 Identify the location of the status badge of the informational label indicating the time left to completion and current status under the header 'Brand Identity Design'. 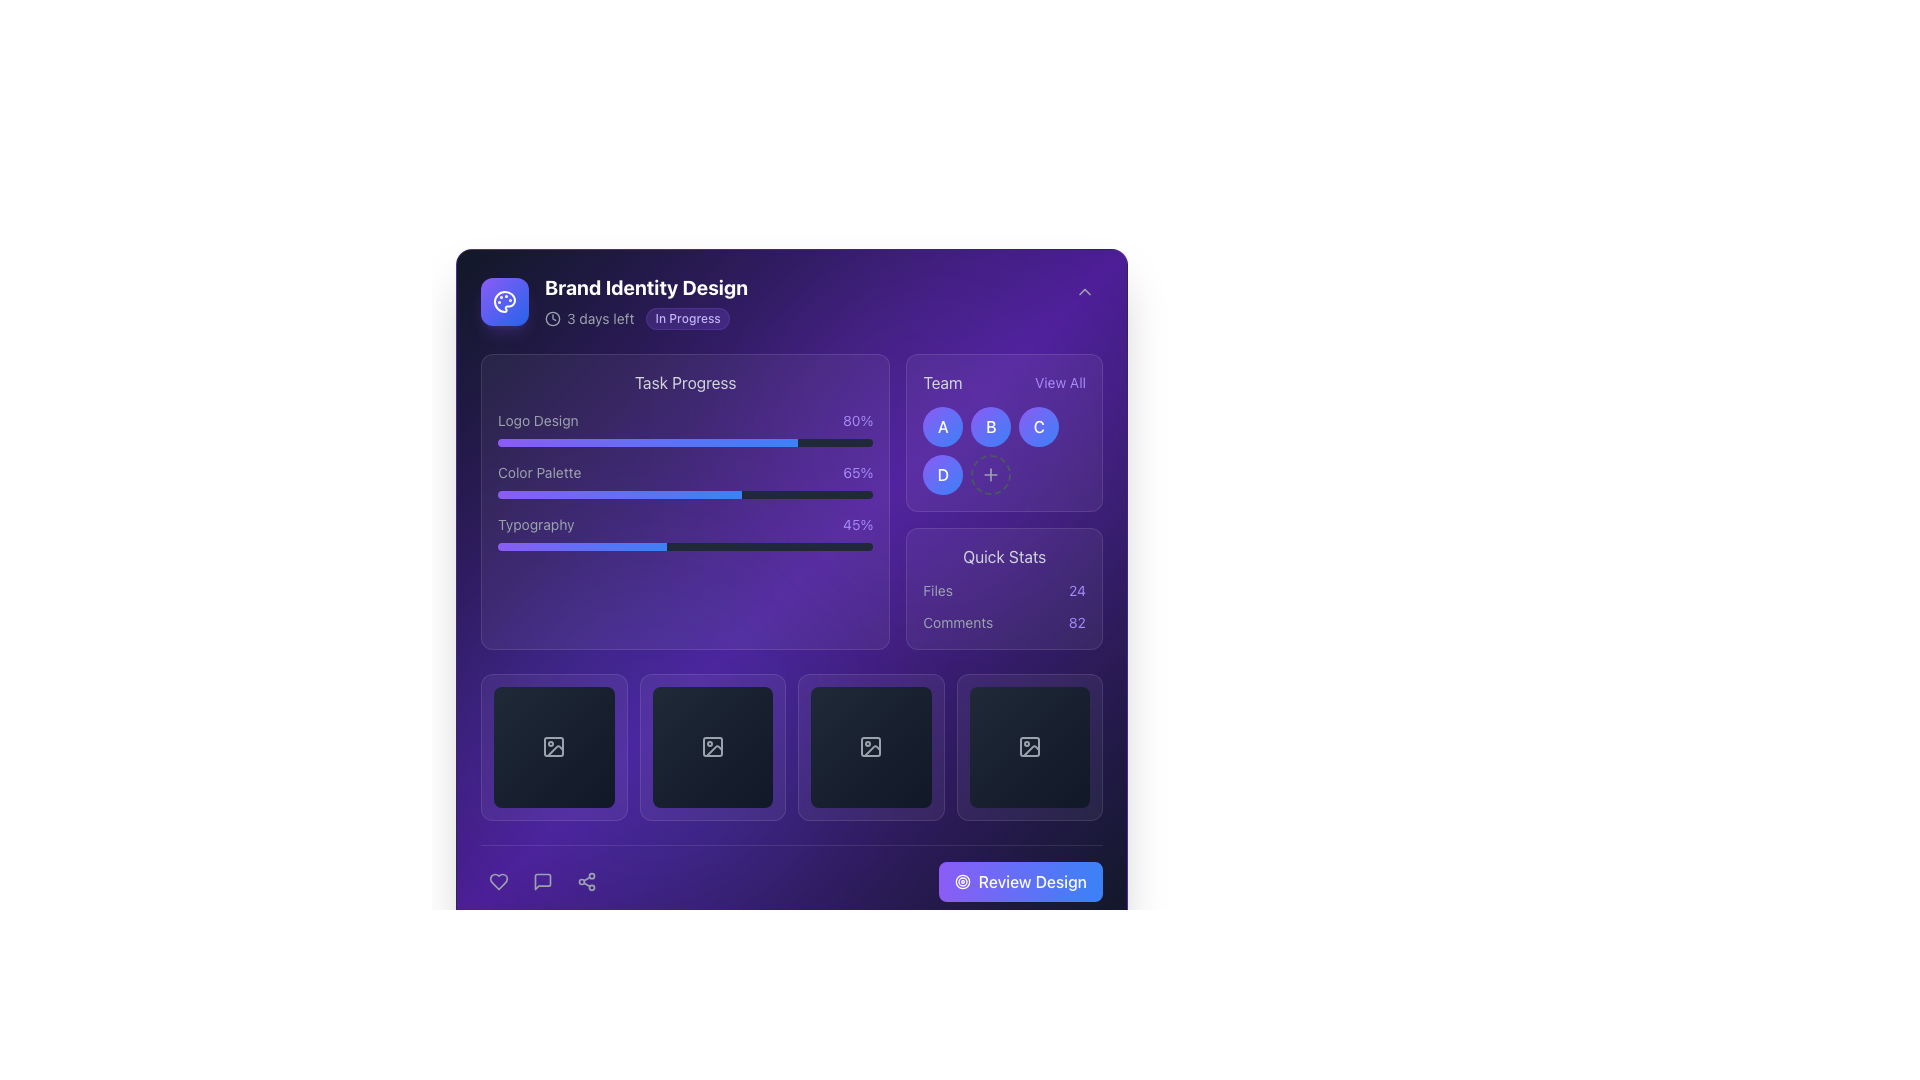
(646, 318).